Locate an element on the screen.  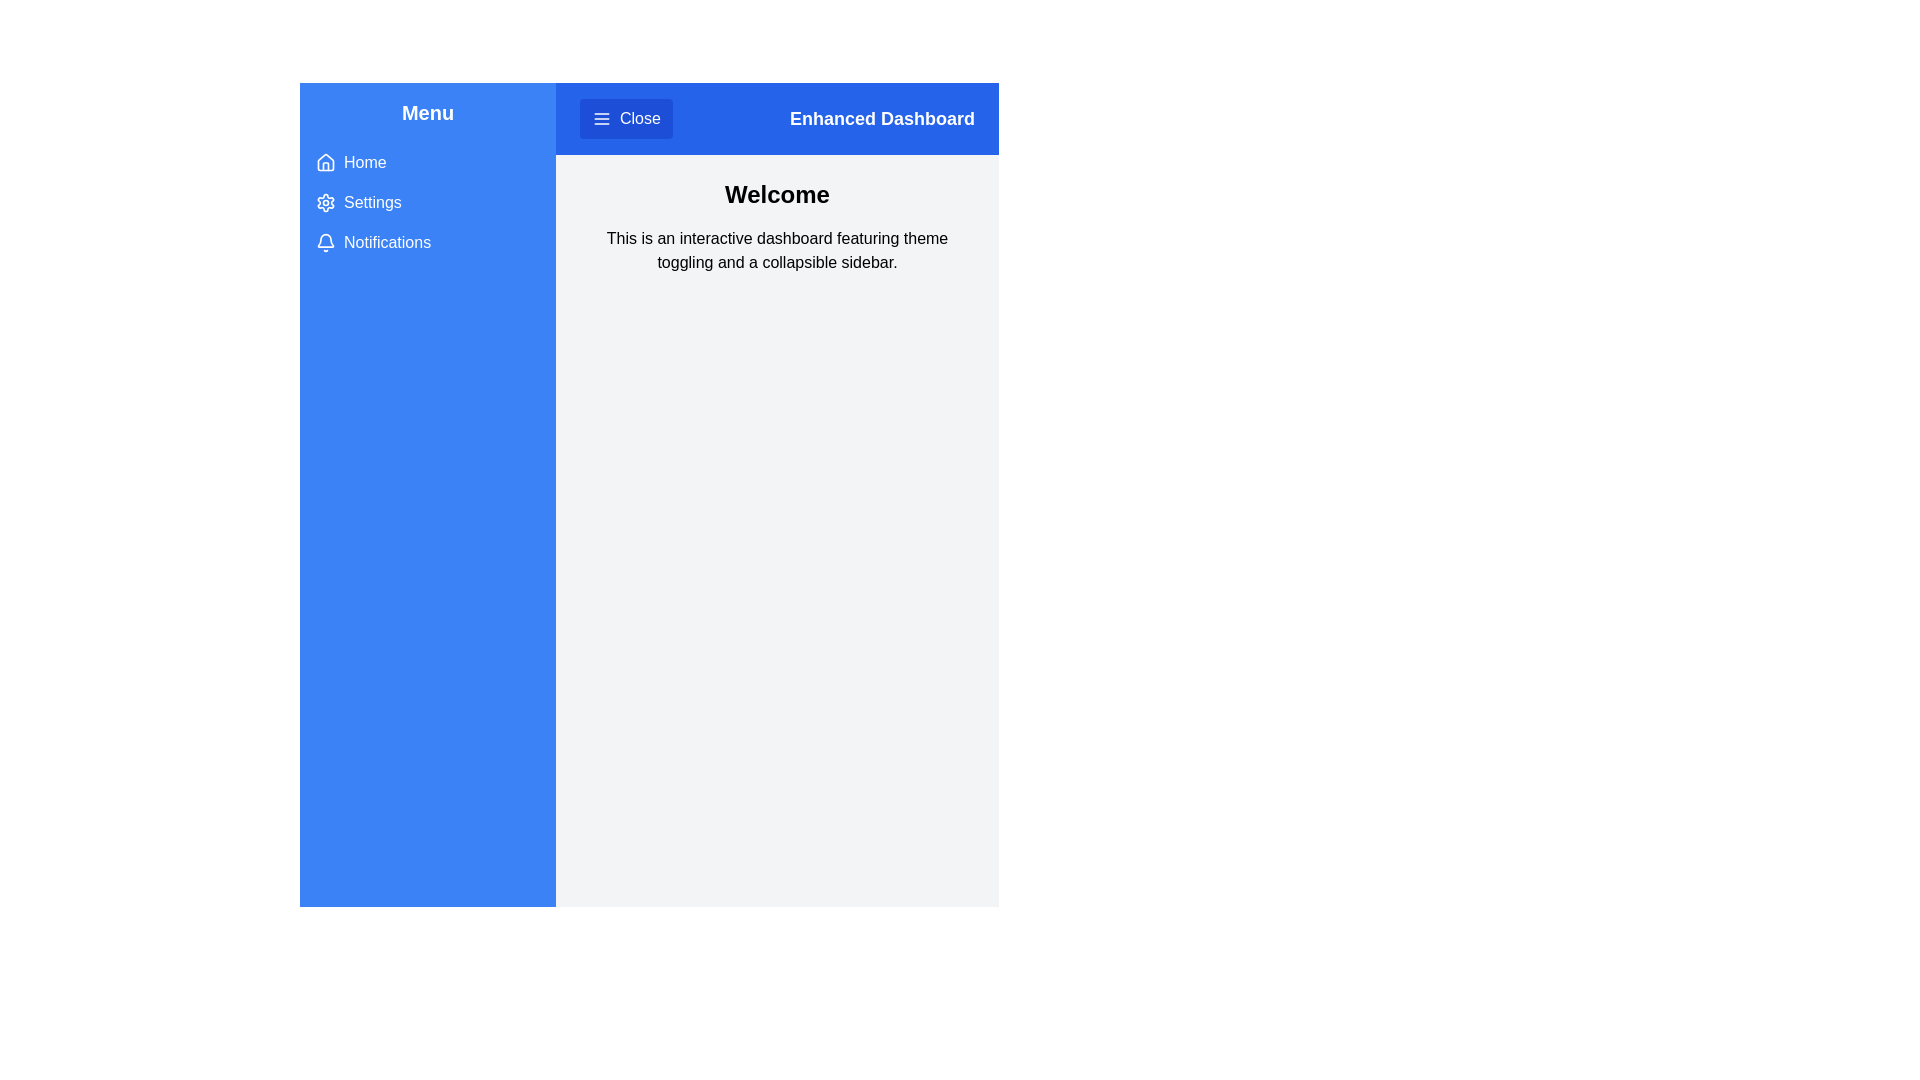
text content of the 'Enhanced Dashboard' text element, which is styled with a large, bold font and centered within a blue background bar at the top of the interface is located at coordinates (881, 119).